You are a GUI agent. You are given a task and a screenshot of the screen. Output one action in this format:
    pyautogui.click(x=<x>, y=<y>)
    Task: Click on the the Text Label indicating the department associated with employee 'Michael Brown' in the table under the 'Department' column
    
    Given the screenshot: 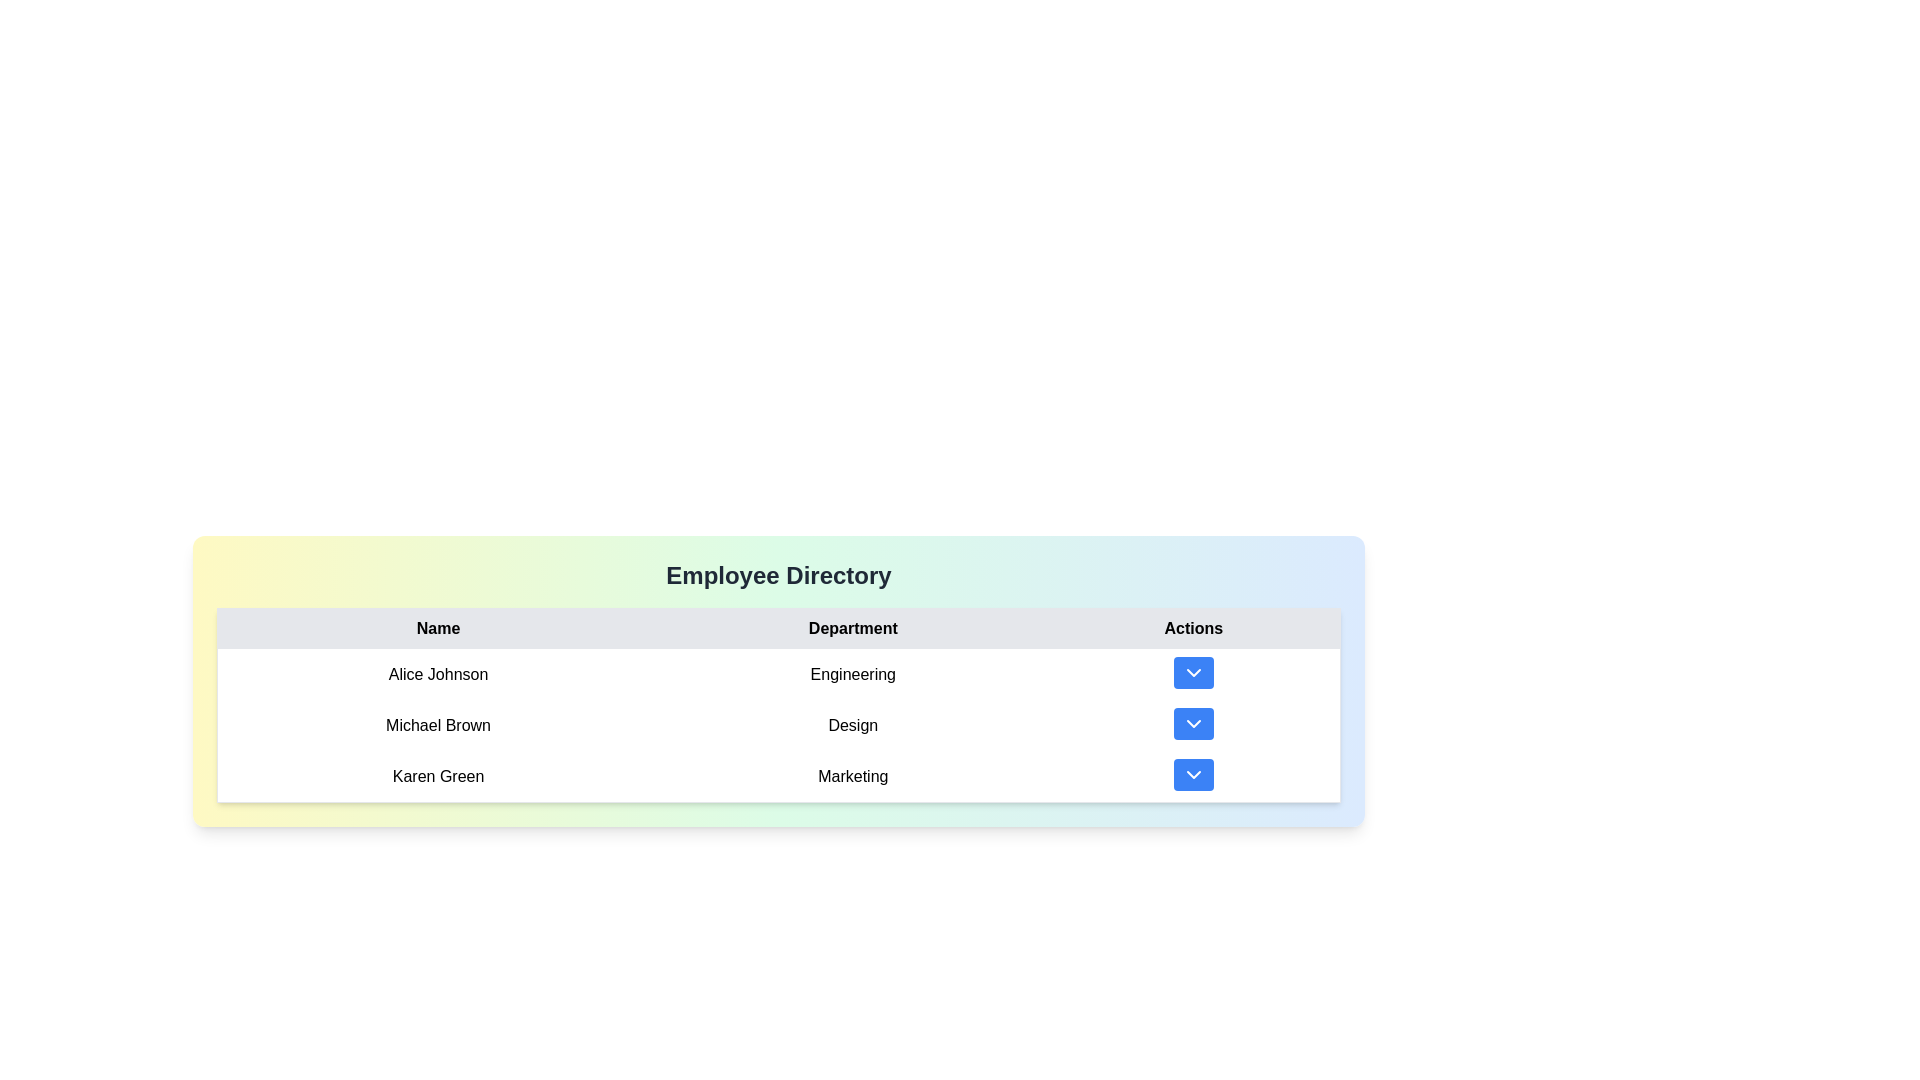 What is the action you would take?
    pyautogui.click(x=853, y=725)
    